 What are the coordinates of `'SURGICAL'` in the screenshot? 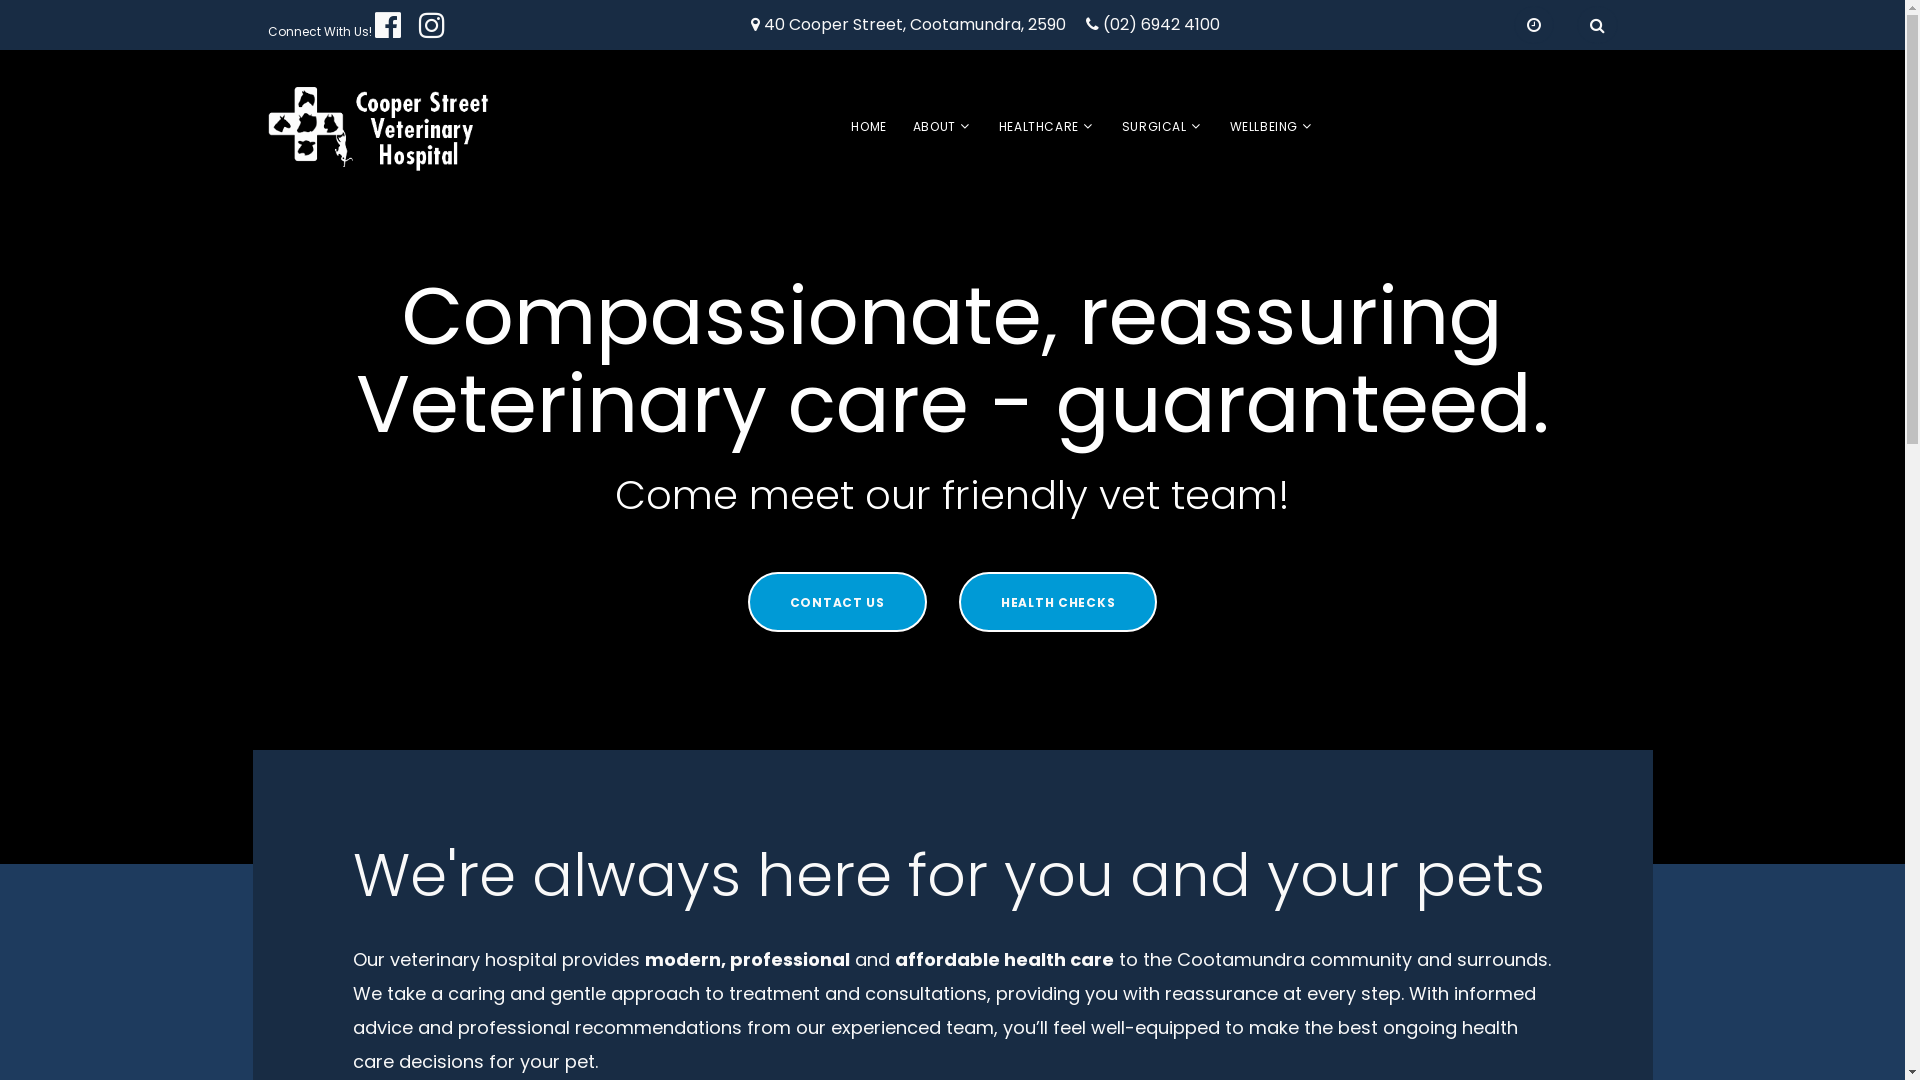 It's located at (1122, 126).